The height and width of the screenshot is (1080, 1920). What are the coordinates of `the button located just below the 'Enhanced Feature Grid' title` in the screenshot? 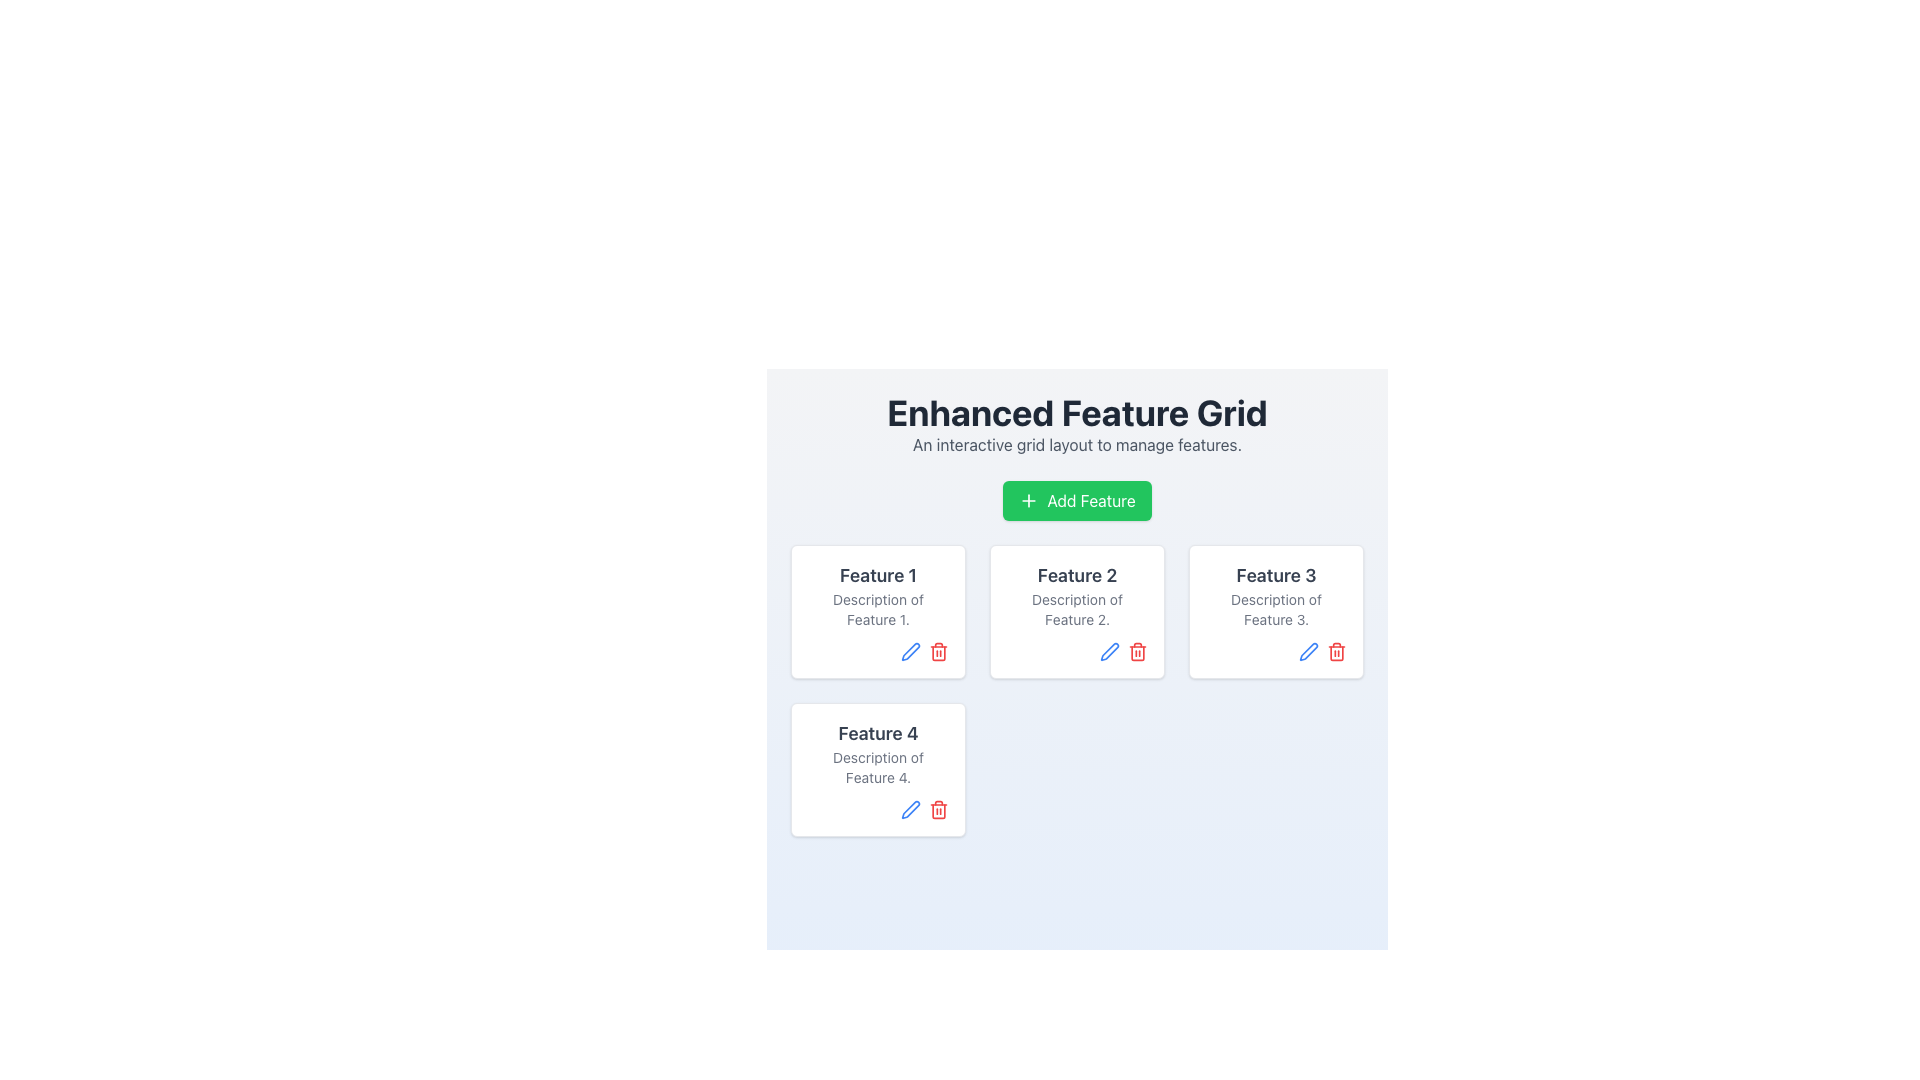 It's located at (1076, 500).